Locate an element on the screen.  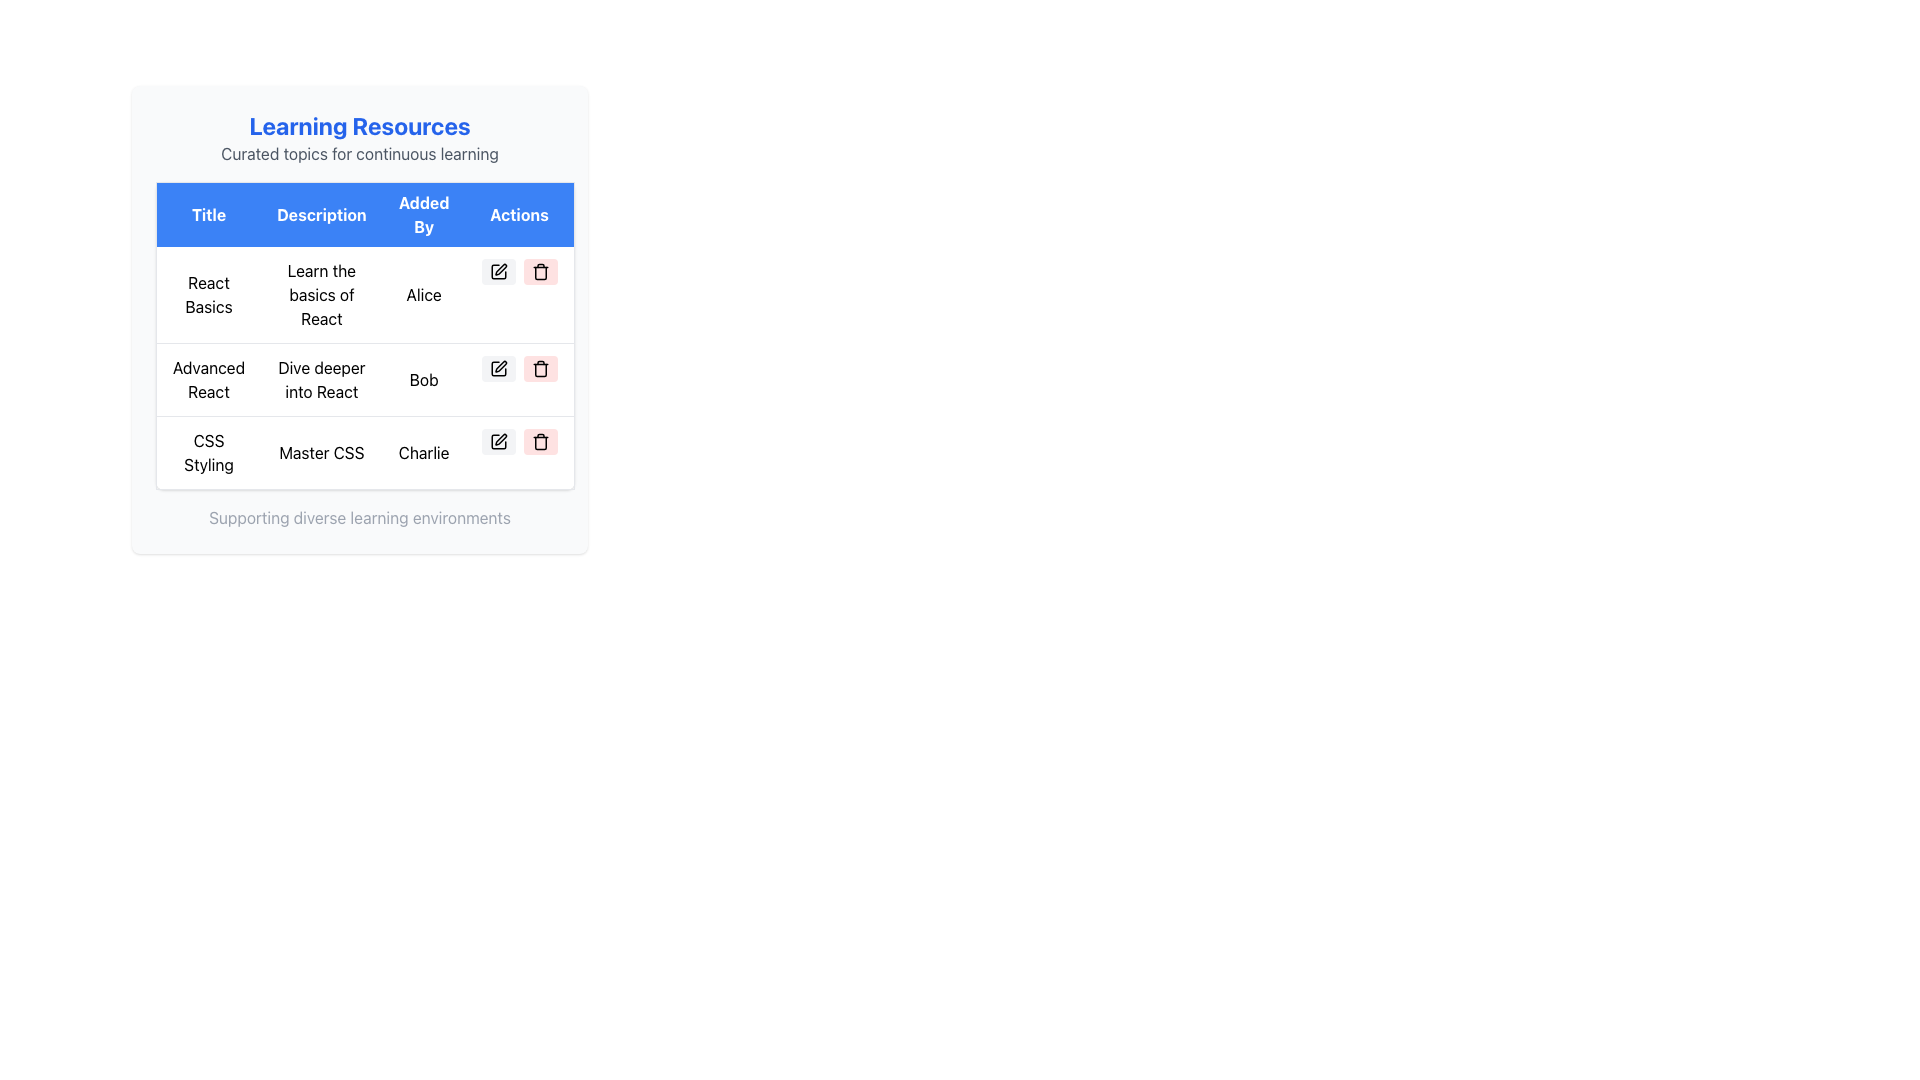
the text label that reads 'Dive deeper into React' located in the second row and second column of the table under the 'Description' column is located at coordinates (321, 380).